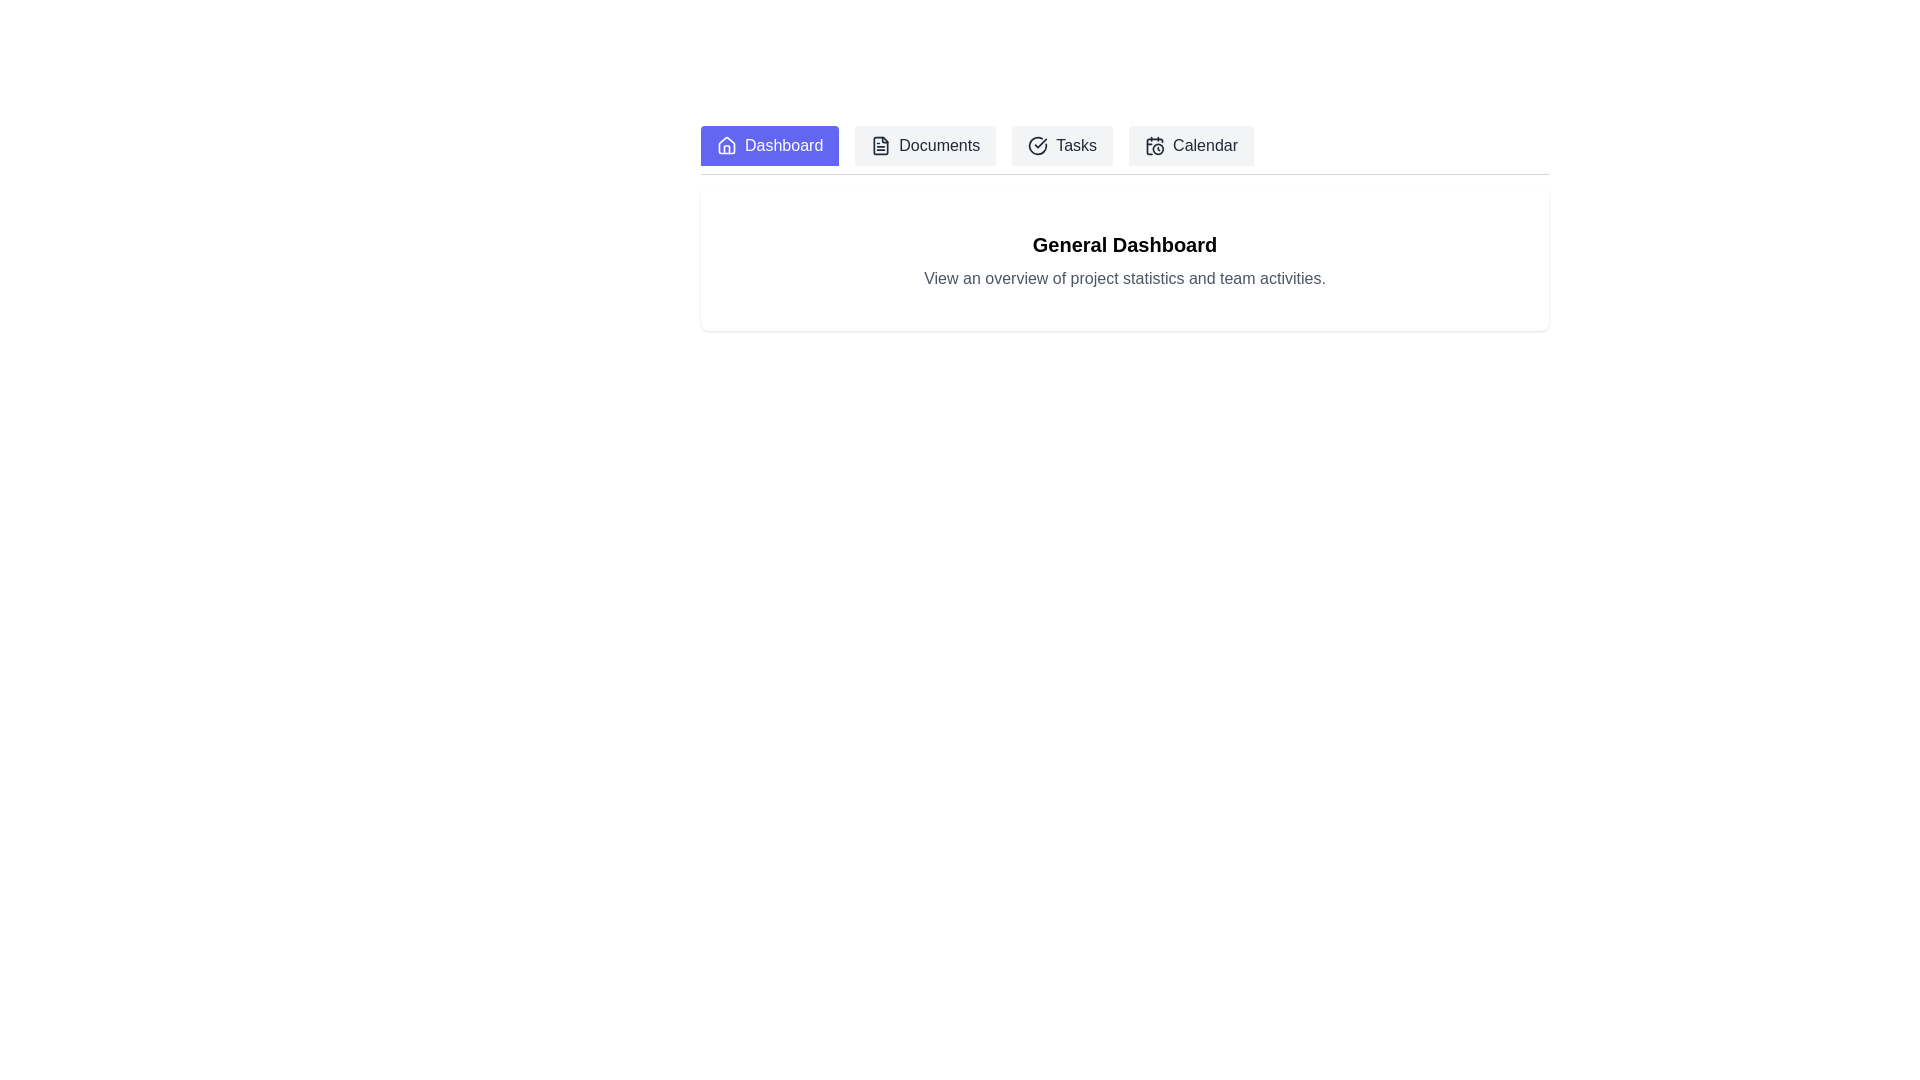 The width and height of the screenshot is (1920, 1080). Describe the element at coordinates (1124, 260) in the screenshot. I see `the Informational text block located centrally below the main navigation tabs, which serves as an overview of the dashboard's content` at that location.